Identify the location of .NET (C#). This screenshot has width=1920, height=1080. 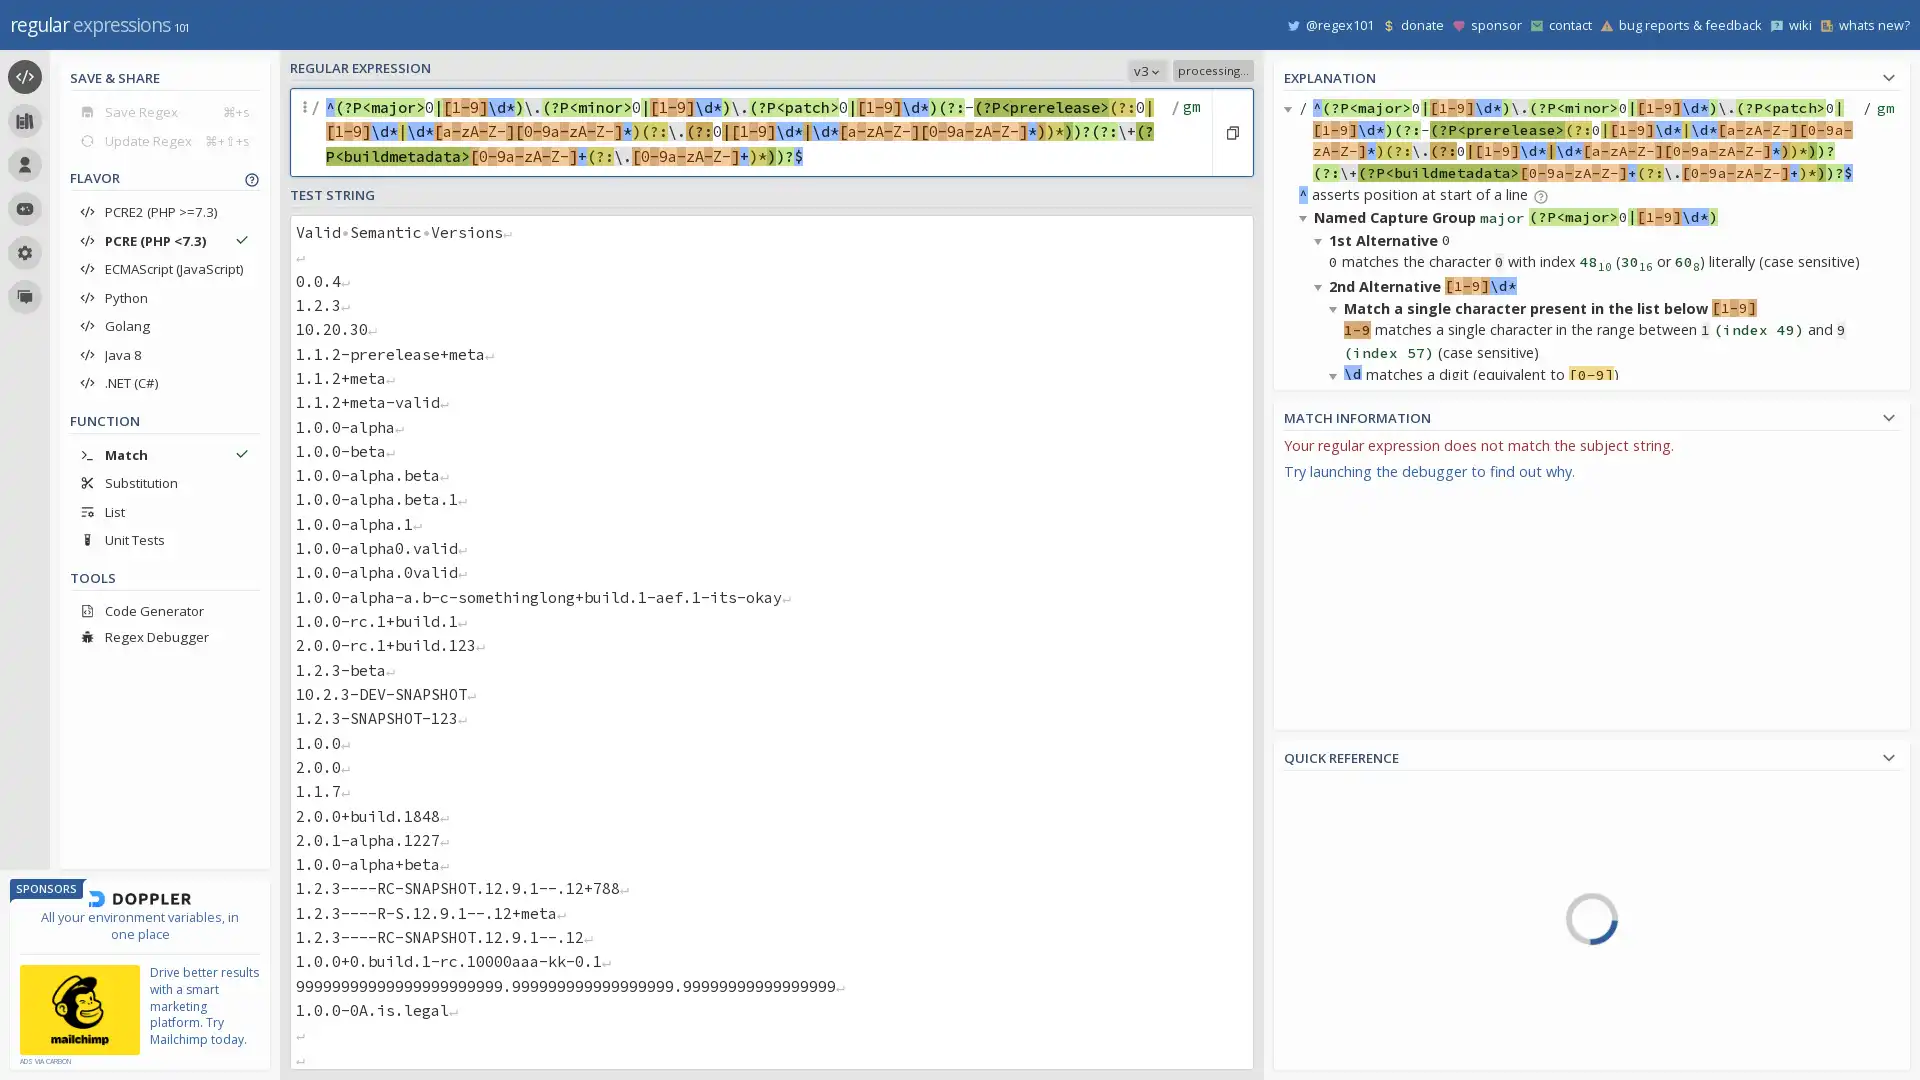
(164, 382).